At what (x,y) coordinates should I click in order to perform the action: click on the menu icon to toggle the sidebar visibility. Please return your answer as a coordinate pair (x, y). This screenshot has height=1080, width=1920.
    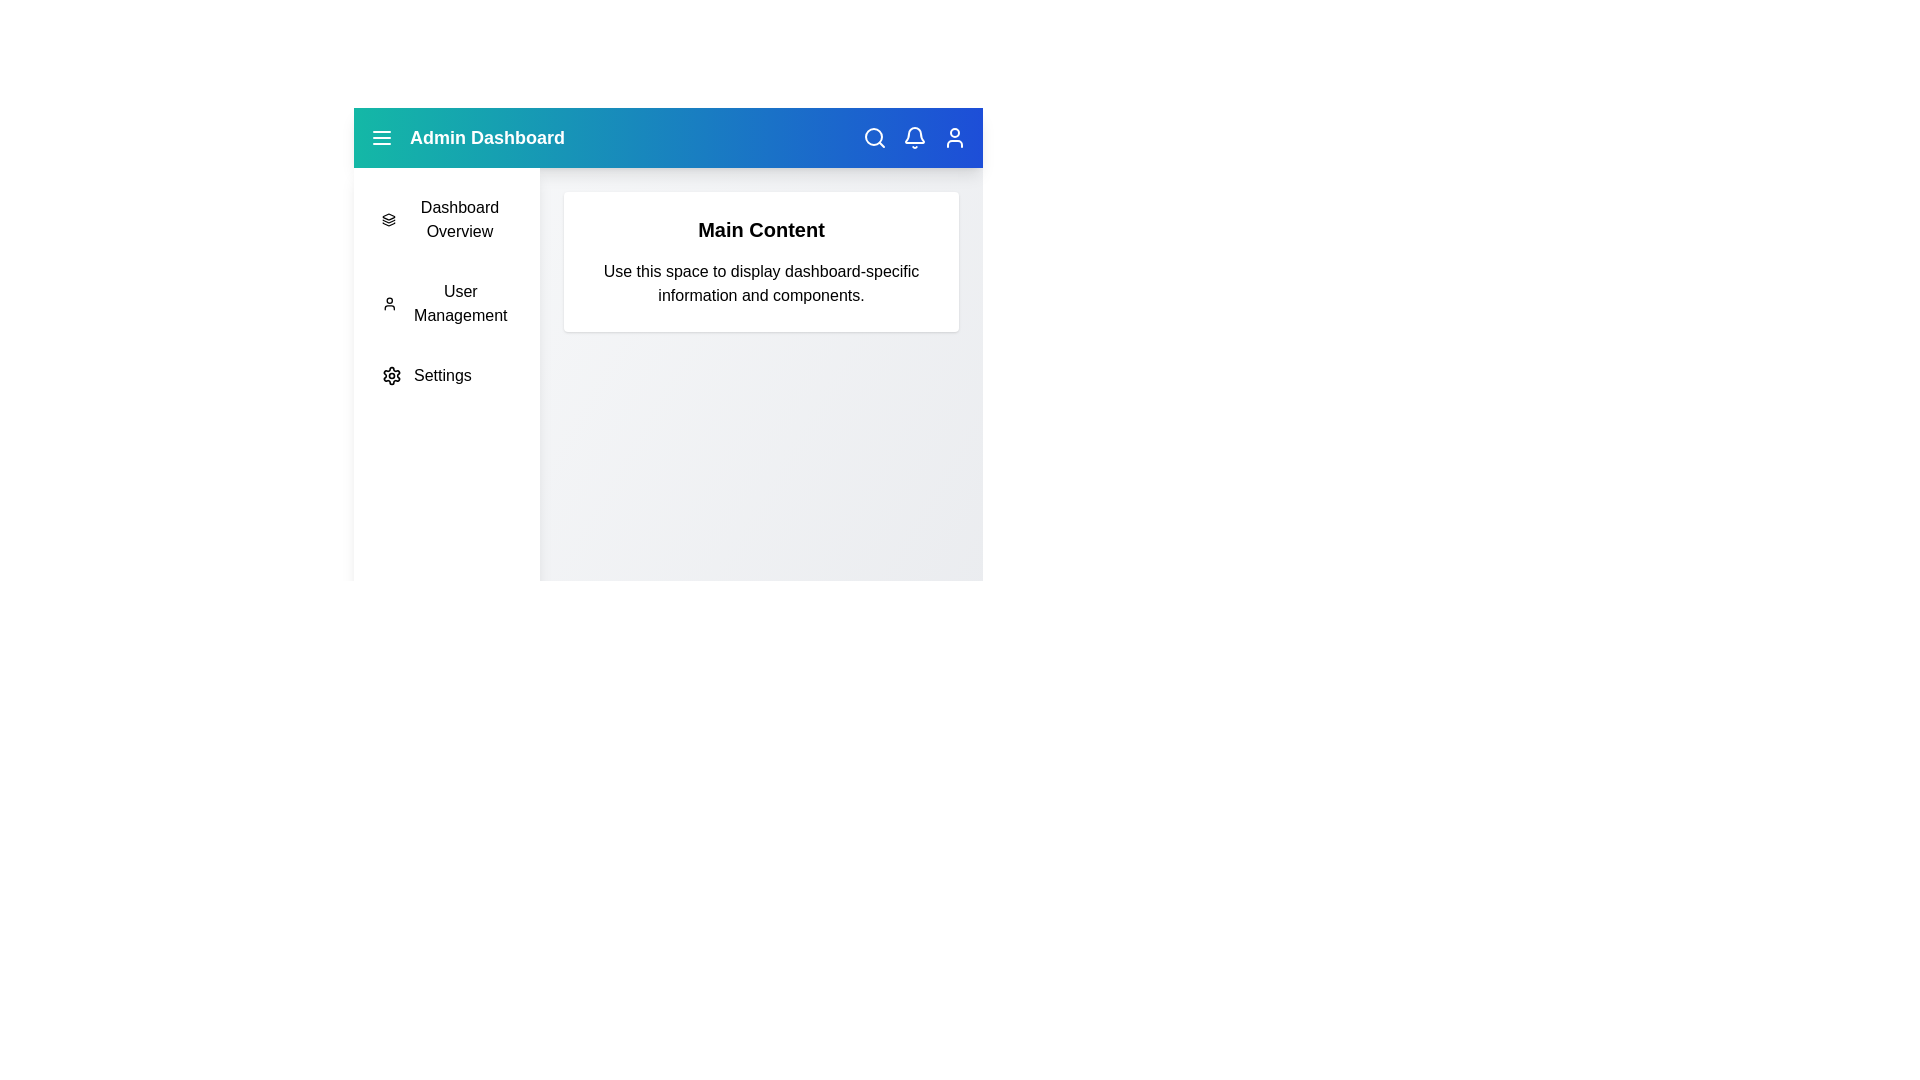
    Looking at the image, I should click on (382, 137).